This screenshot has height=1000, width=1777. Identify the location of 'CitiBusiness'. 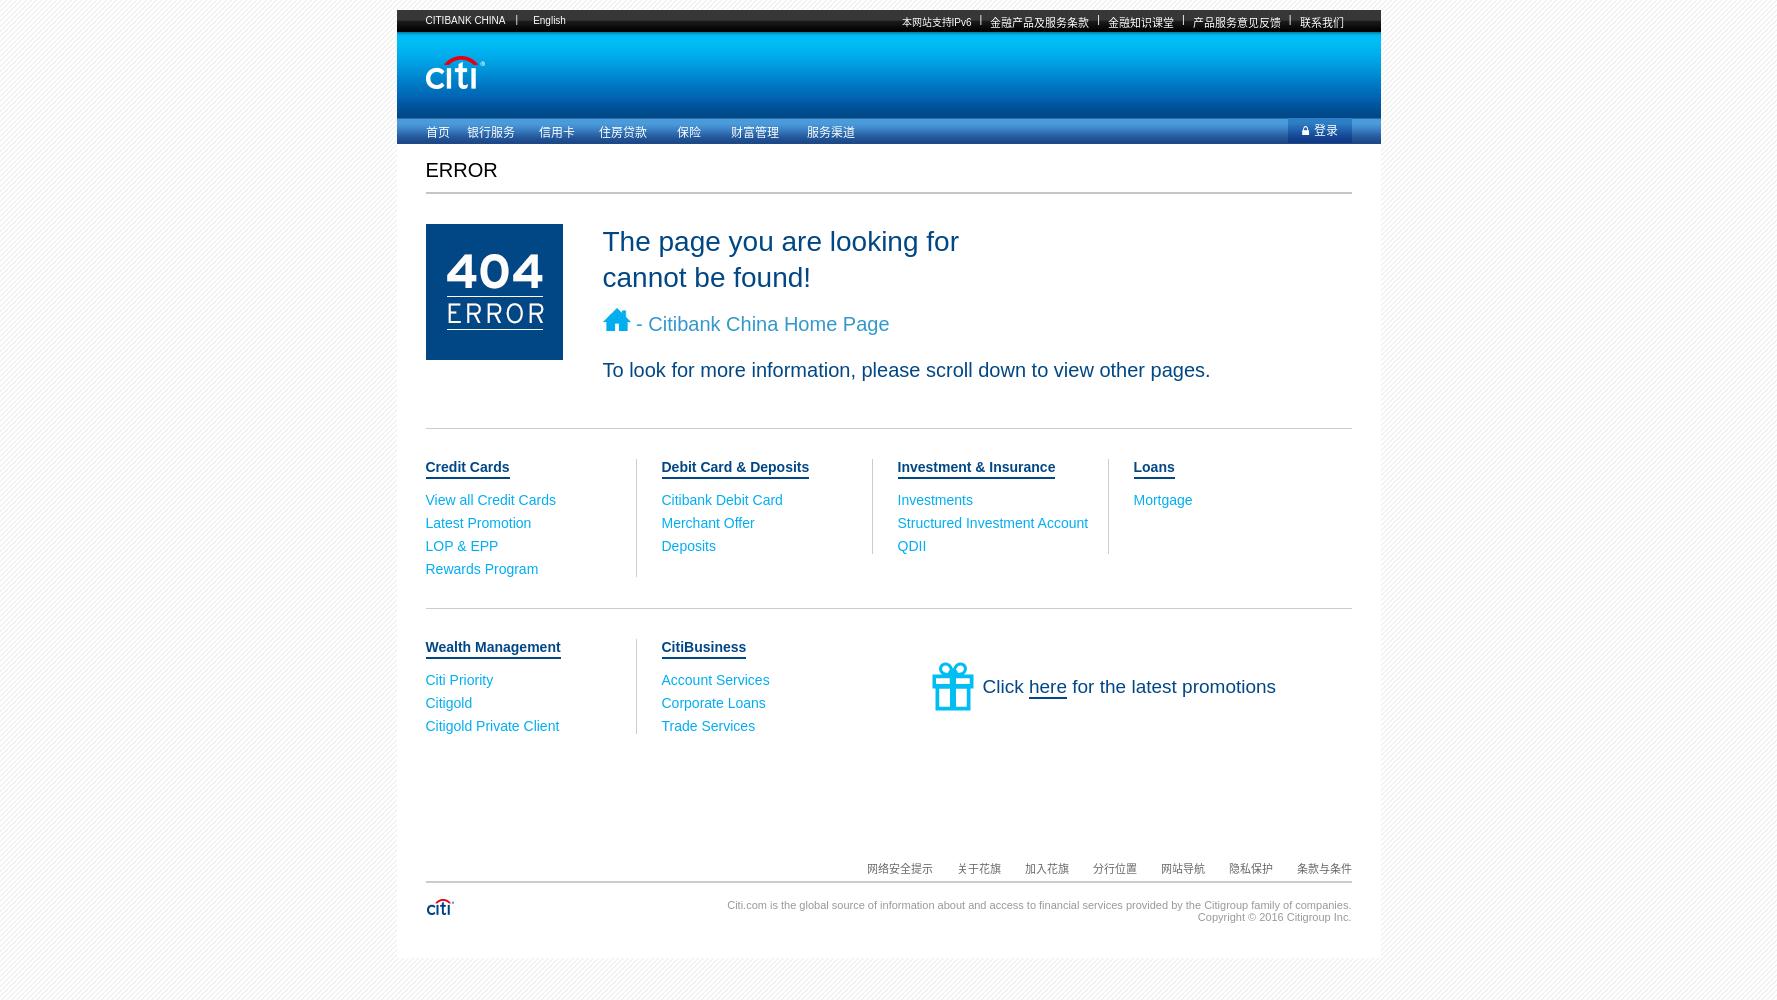
(702, 647).